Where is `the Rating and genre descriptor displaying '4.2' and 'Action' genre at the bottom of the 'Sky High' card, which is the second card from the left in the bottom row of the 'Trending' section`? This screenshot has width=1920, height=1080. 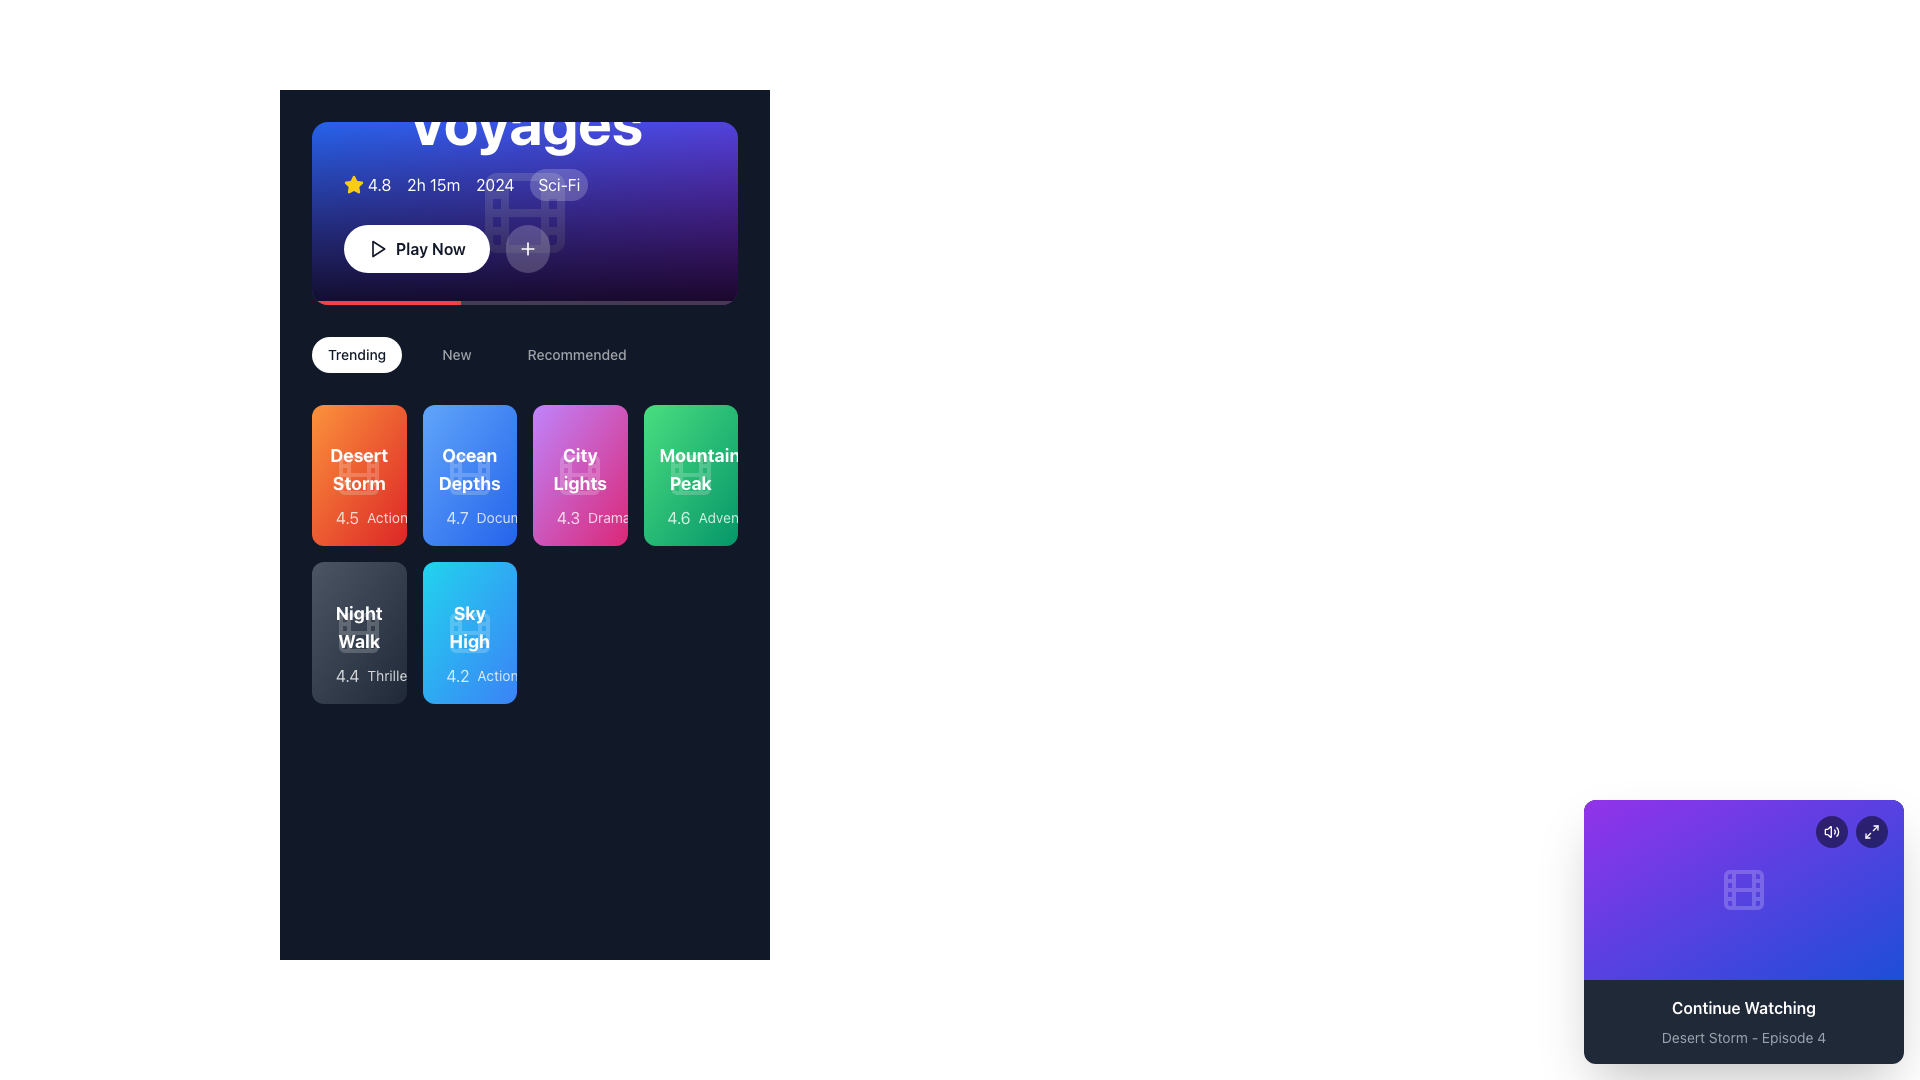 the Rating and genre descriptor displaying '4.2' and 'Action' genre at the bottom of the 'Sky High' card, which is the second card from the left in the bottom row of the 'Trending' section is located at coordinates (468, 675).